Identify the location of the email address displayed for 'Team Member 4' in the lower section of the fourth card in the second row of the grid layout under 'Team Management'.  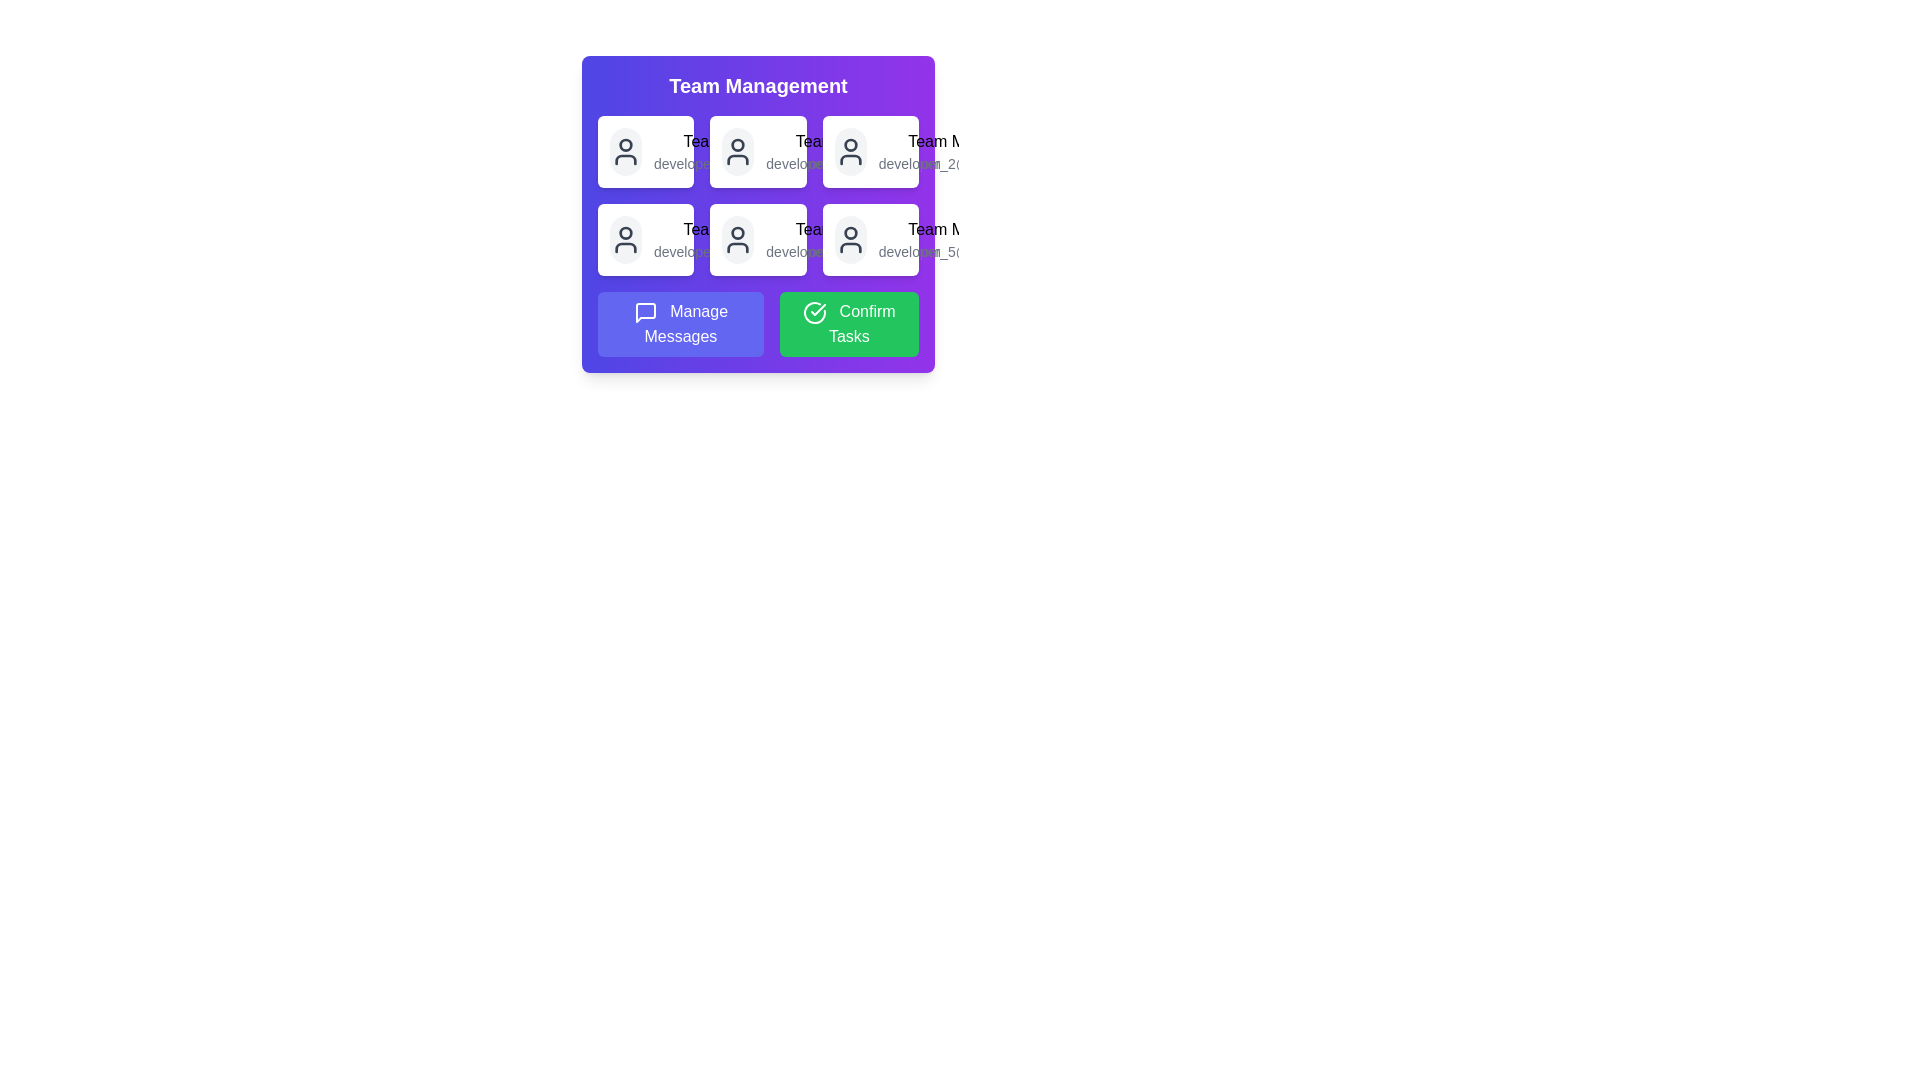
(740, 250).